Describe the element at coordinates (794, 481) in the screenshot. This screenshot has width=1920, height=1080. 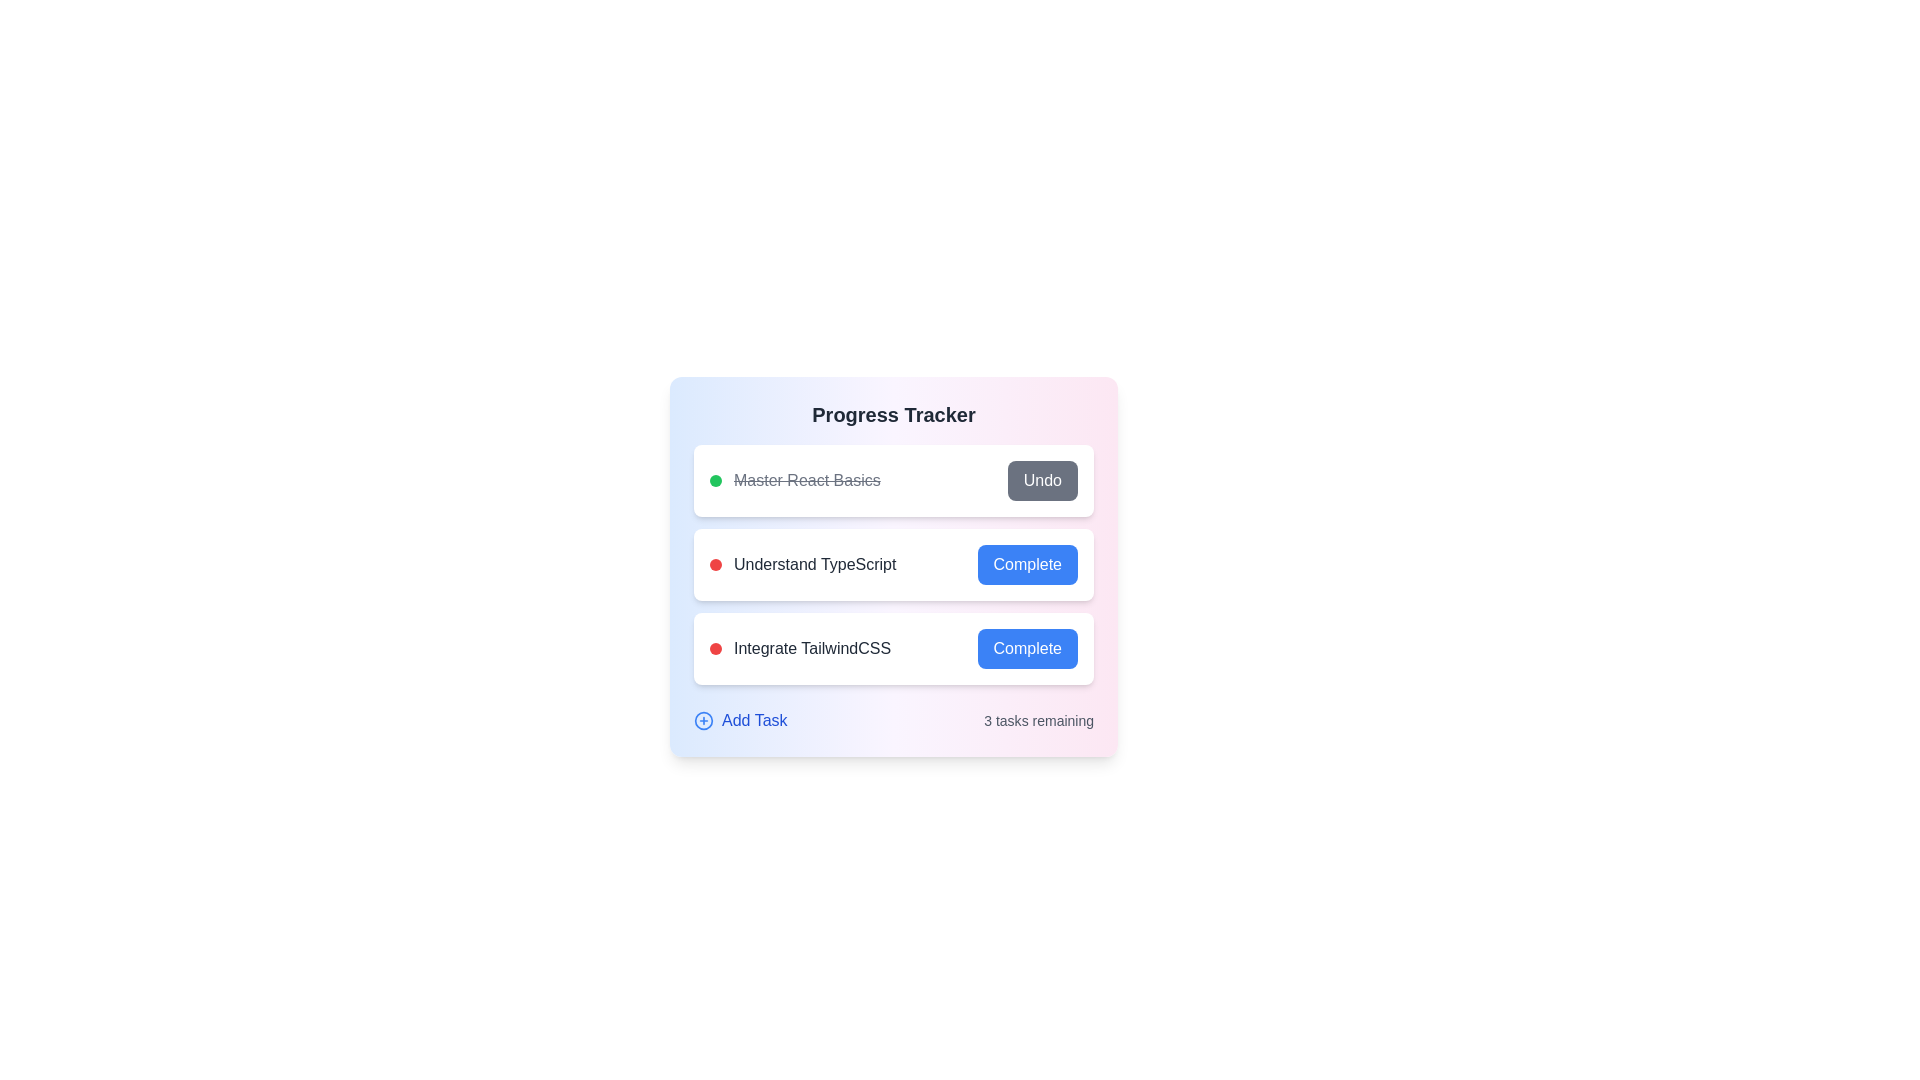
I see `the completed task titled 'Master React Basics' in the Progress Tracker task list` at that location.